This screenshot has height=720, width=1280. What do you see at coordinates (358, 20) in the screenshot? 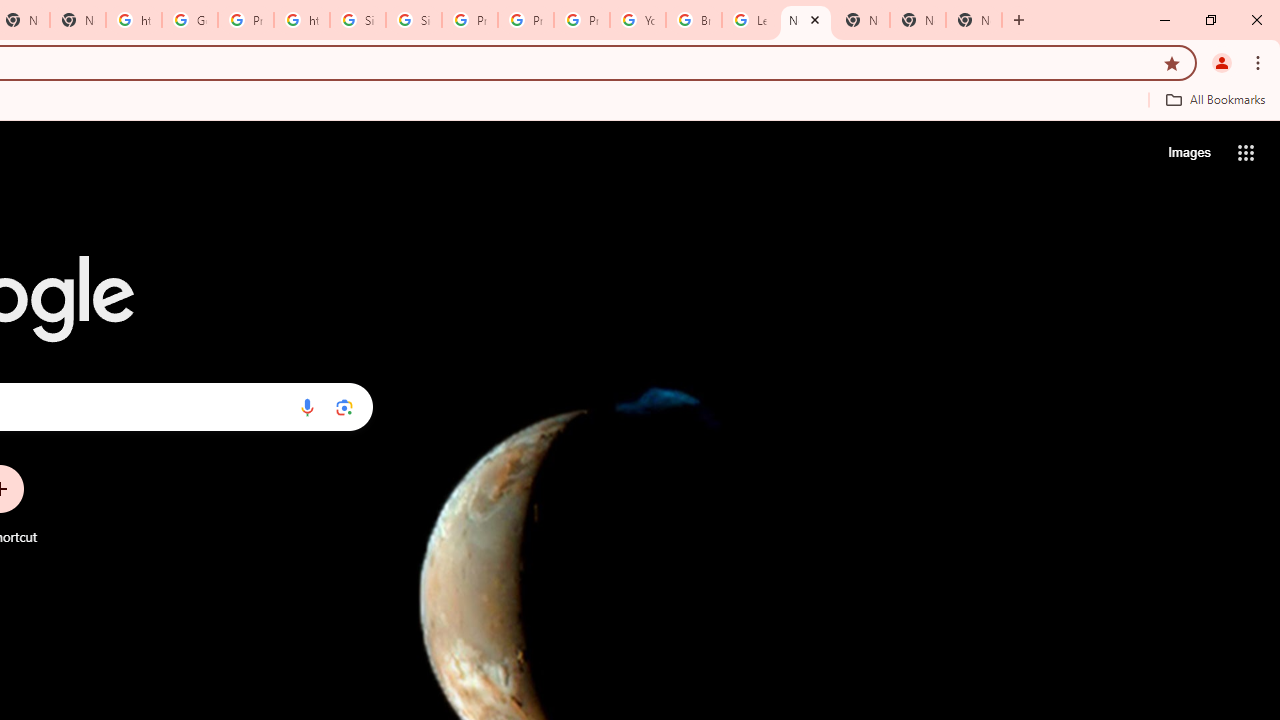
I see `'Sign in - Google Accounts'` at bounding box center [358, 20].